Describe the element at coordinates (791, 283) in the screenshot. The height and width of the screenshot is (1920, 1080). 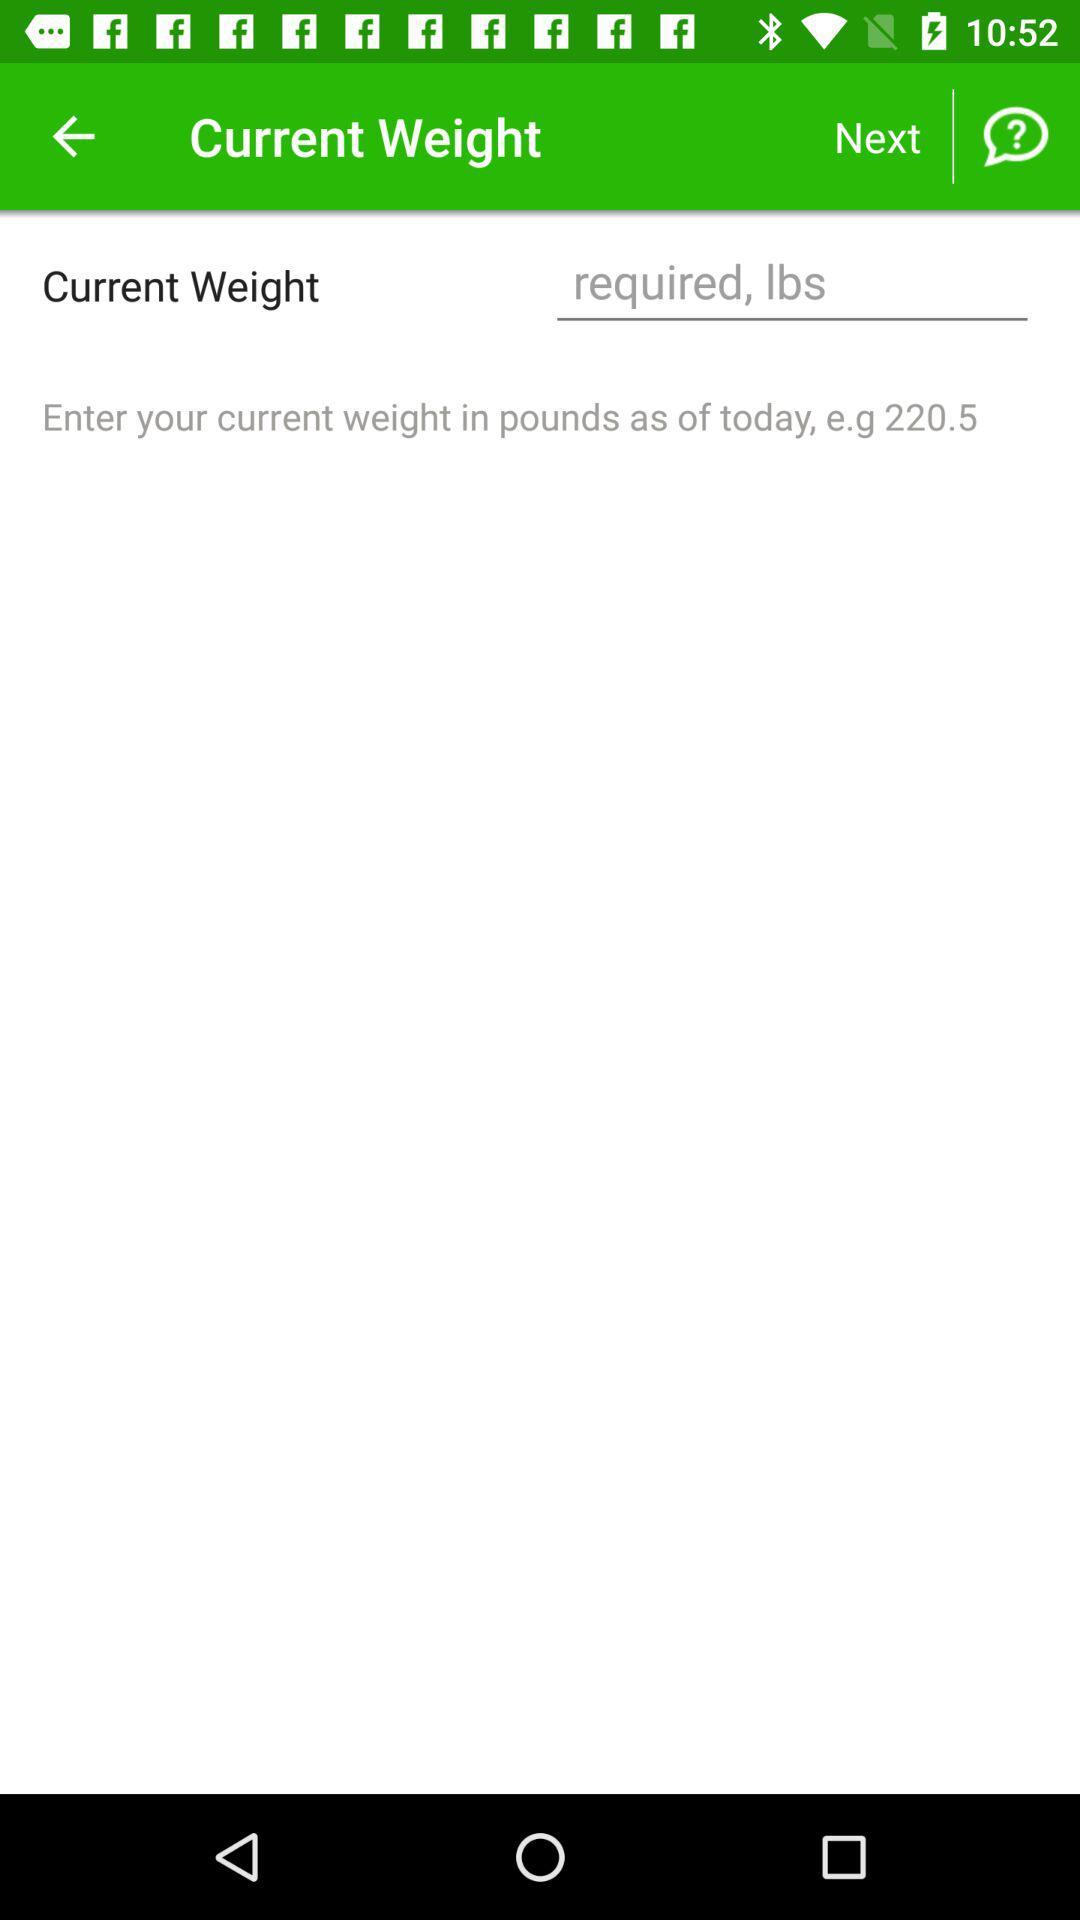
I see `the item above enter your current item` at that location.